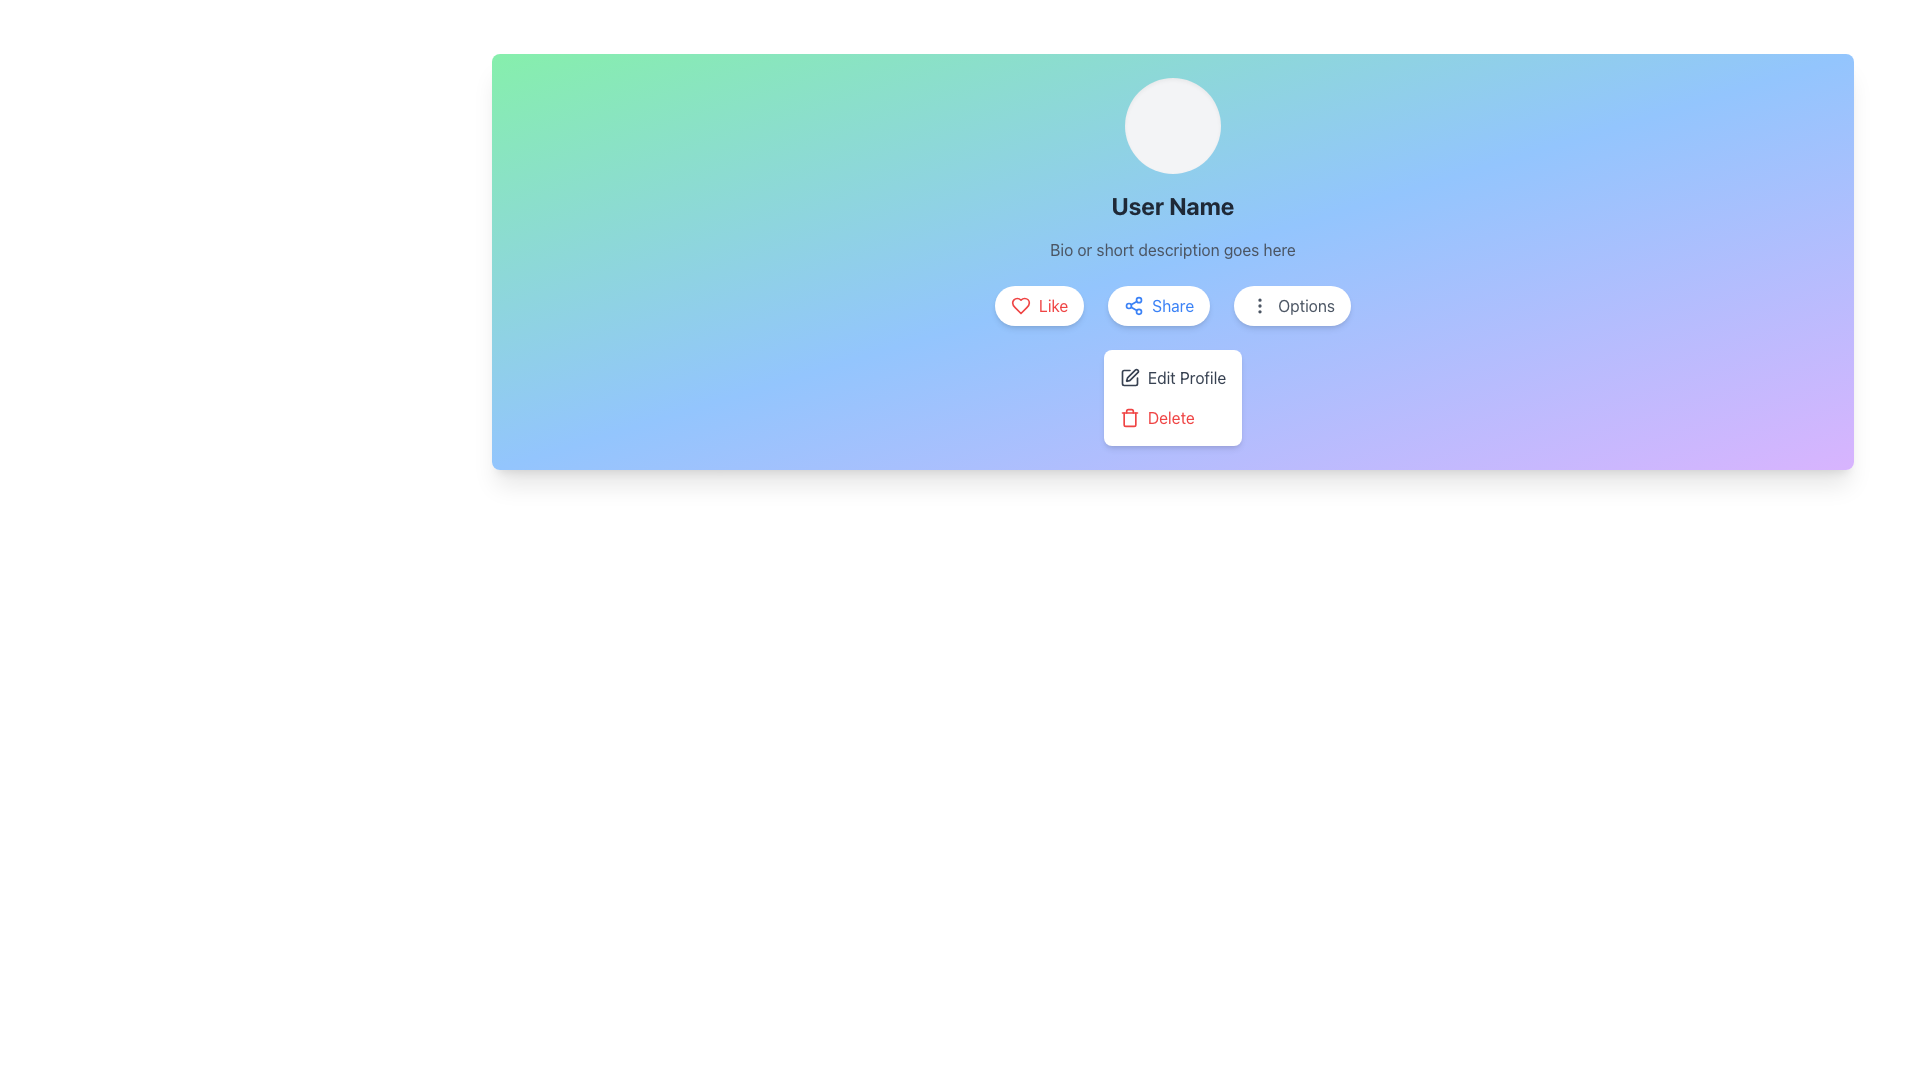  I want to click on the edit icon located in the lower-center portion of the user profile card, so click(1132, 375).